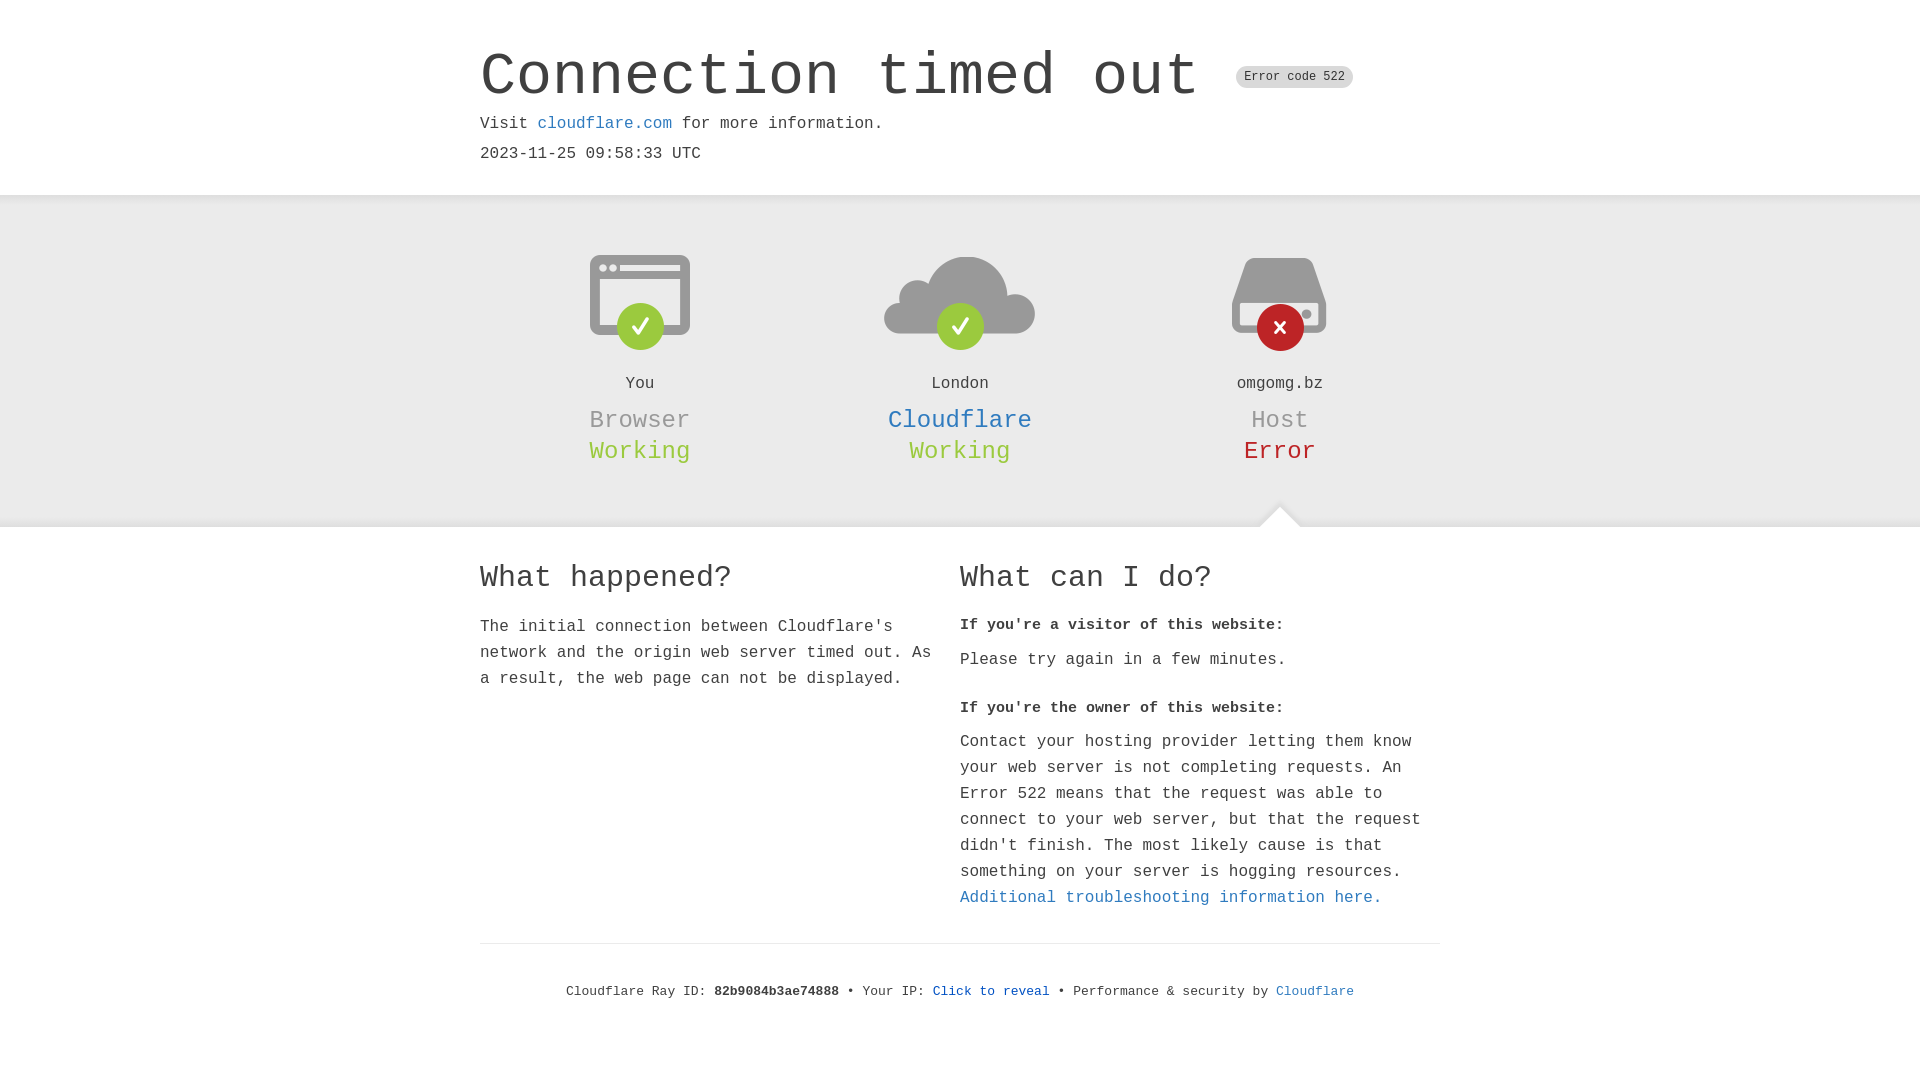 This screenshot has width=1920, height=1080. I want to click on 'Click to reveal', so click(931, 991).